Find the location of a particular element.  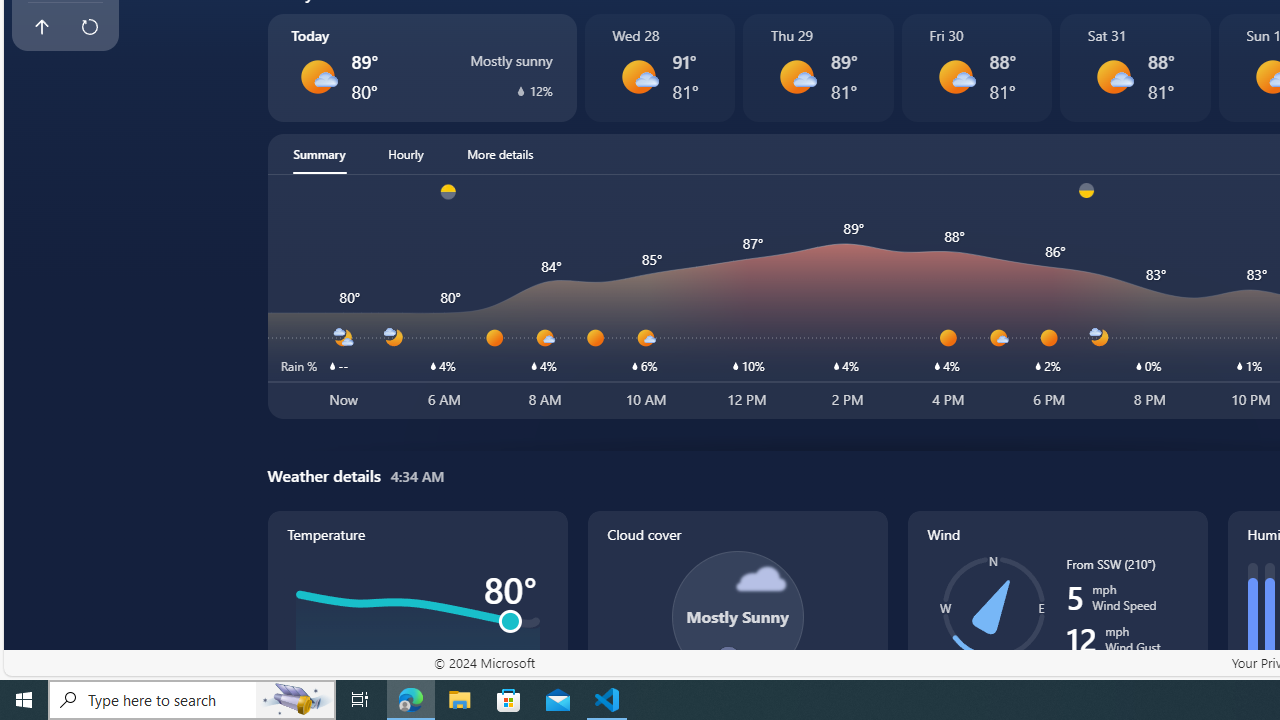

'Class: cloudCoverSvg-DS-ps0R9q' is located at coordinates (736, 616).